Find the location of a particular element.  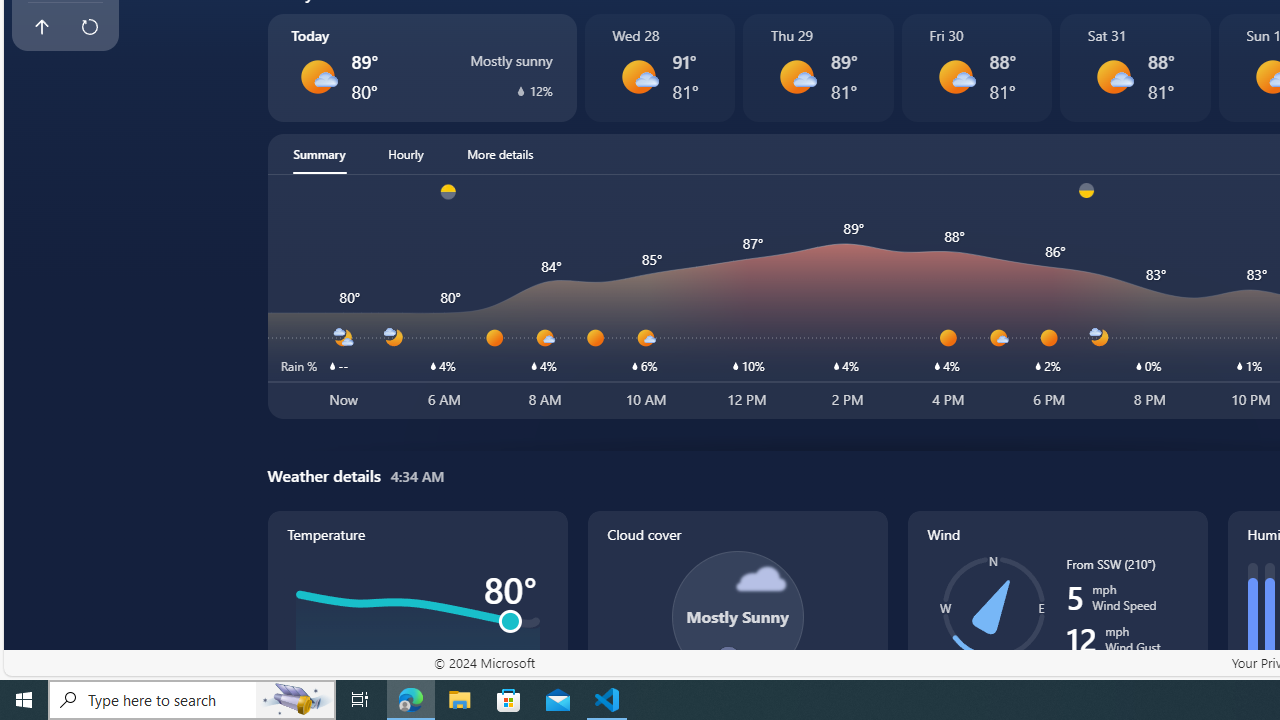

'Class: cloudCoverSvg-DS-ps0R9q' is located at coordinates (736, 616).